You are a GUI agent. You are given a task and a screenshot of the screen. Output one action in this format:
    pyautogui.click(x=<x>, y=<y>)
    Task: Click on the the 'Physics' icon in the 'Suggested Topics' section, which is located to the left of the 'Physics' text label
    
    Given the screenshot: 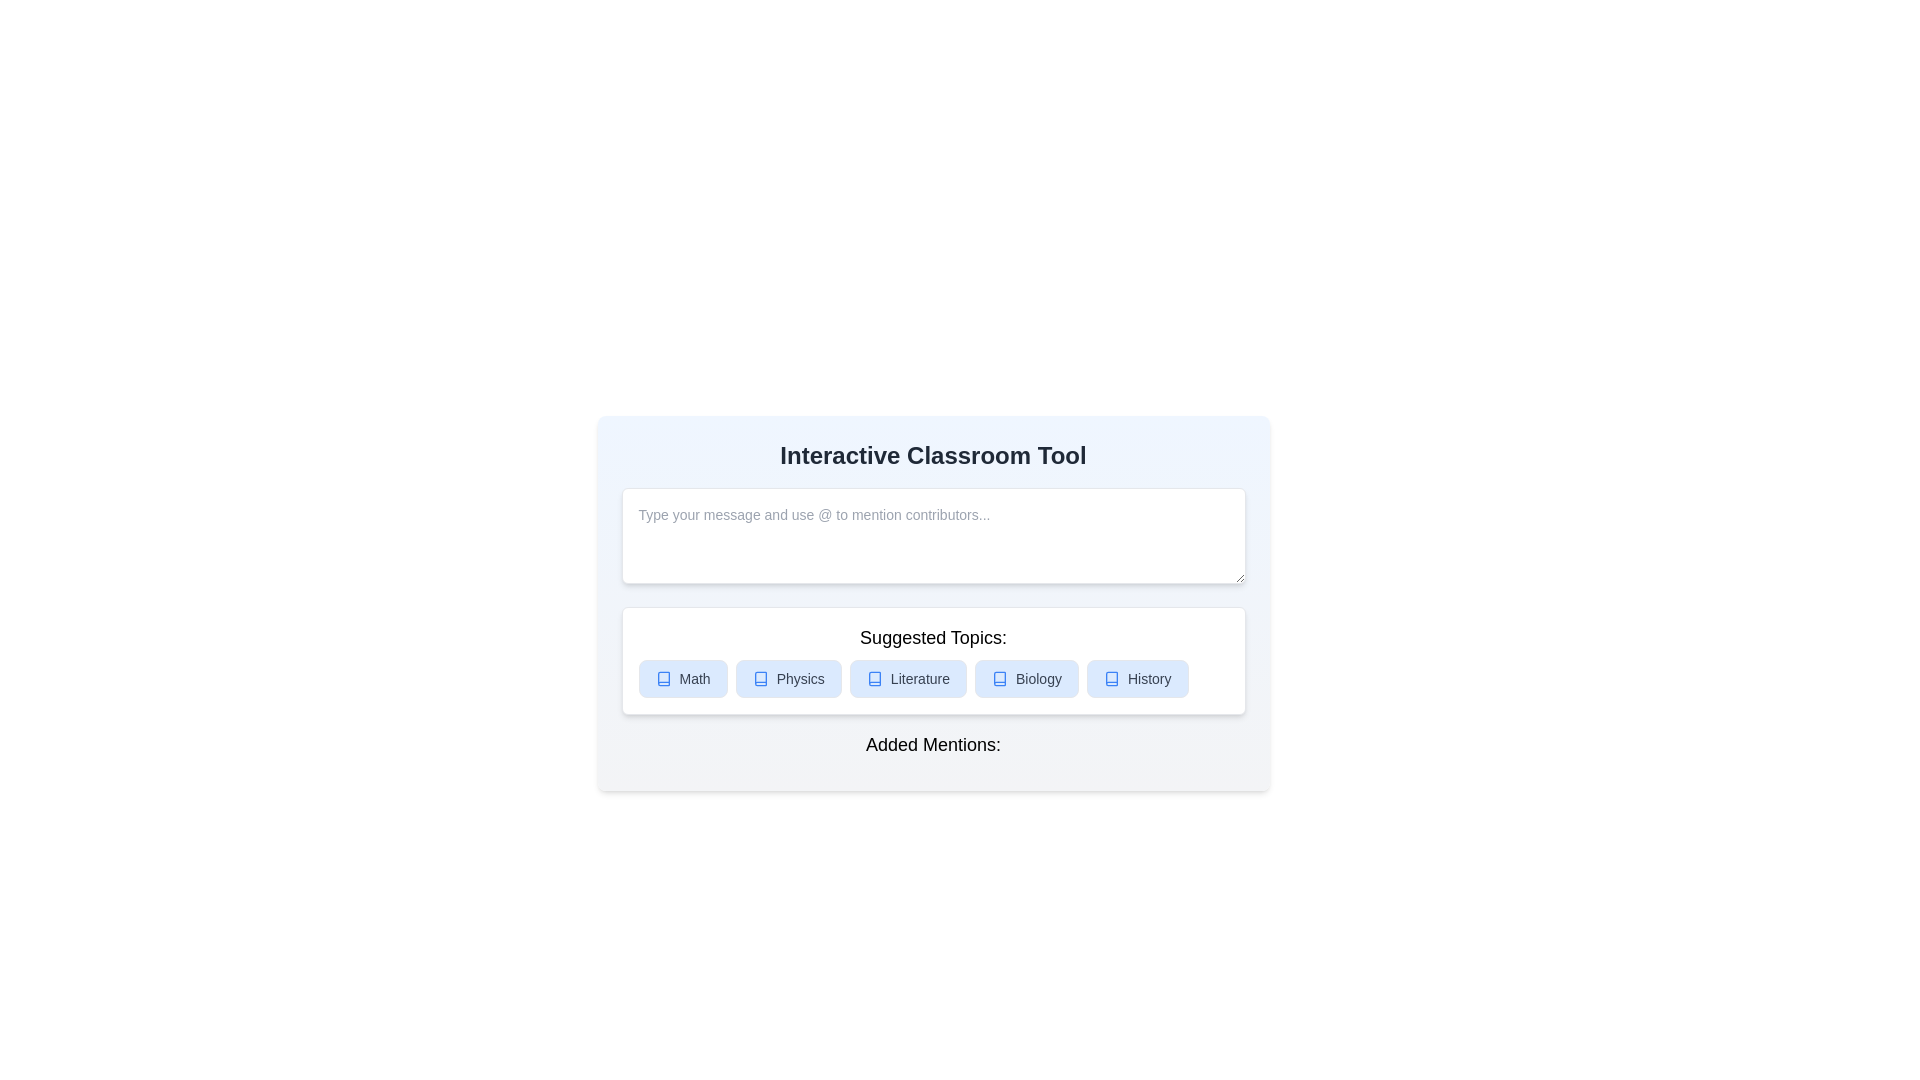 What is the action you would take?
    pyautogui.click(x=759, y=677)
    